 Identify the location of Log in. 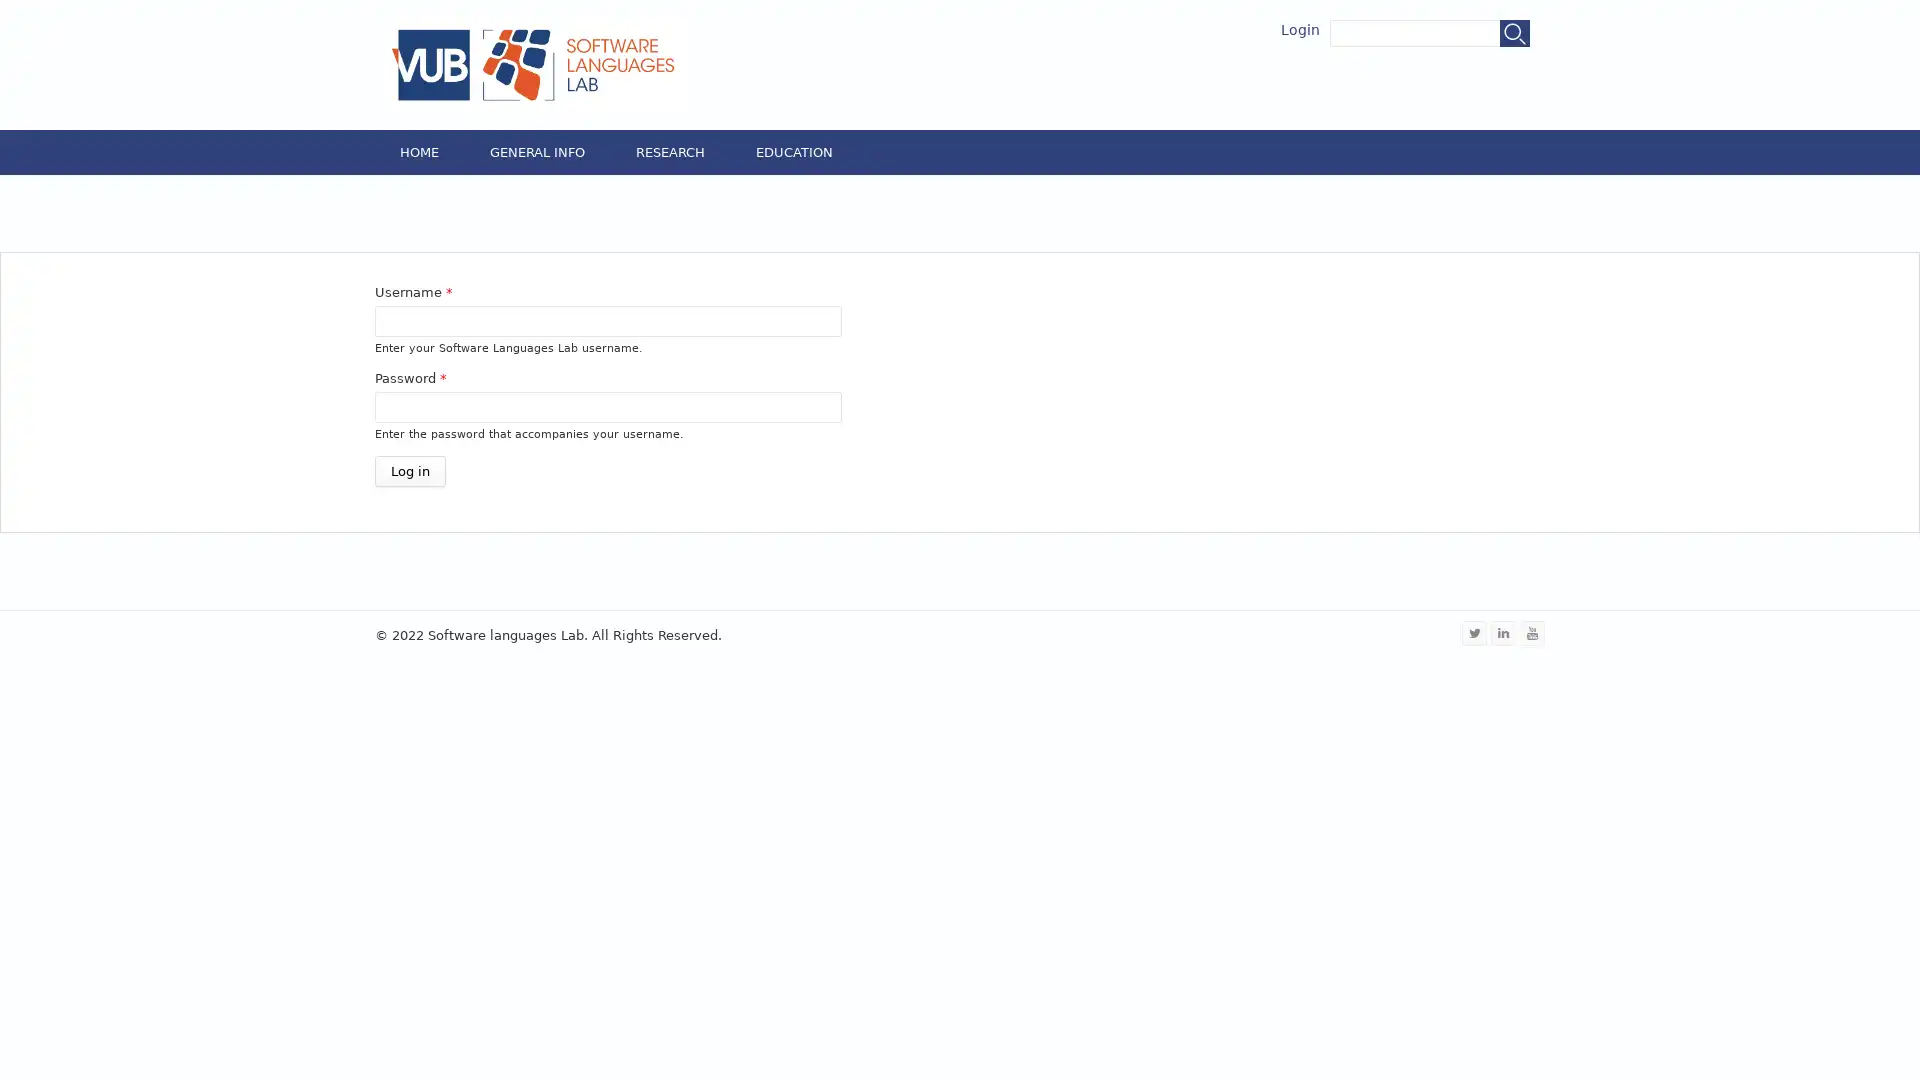
(409, 470).